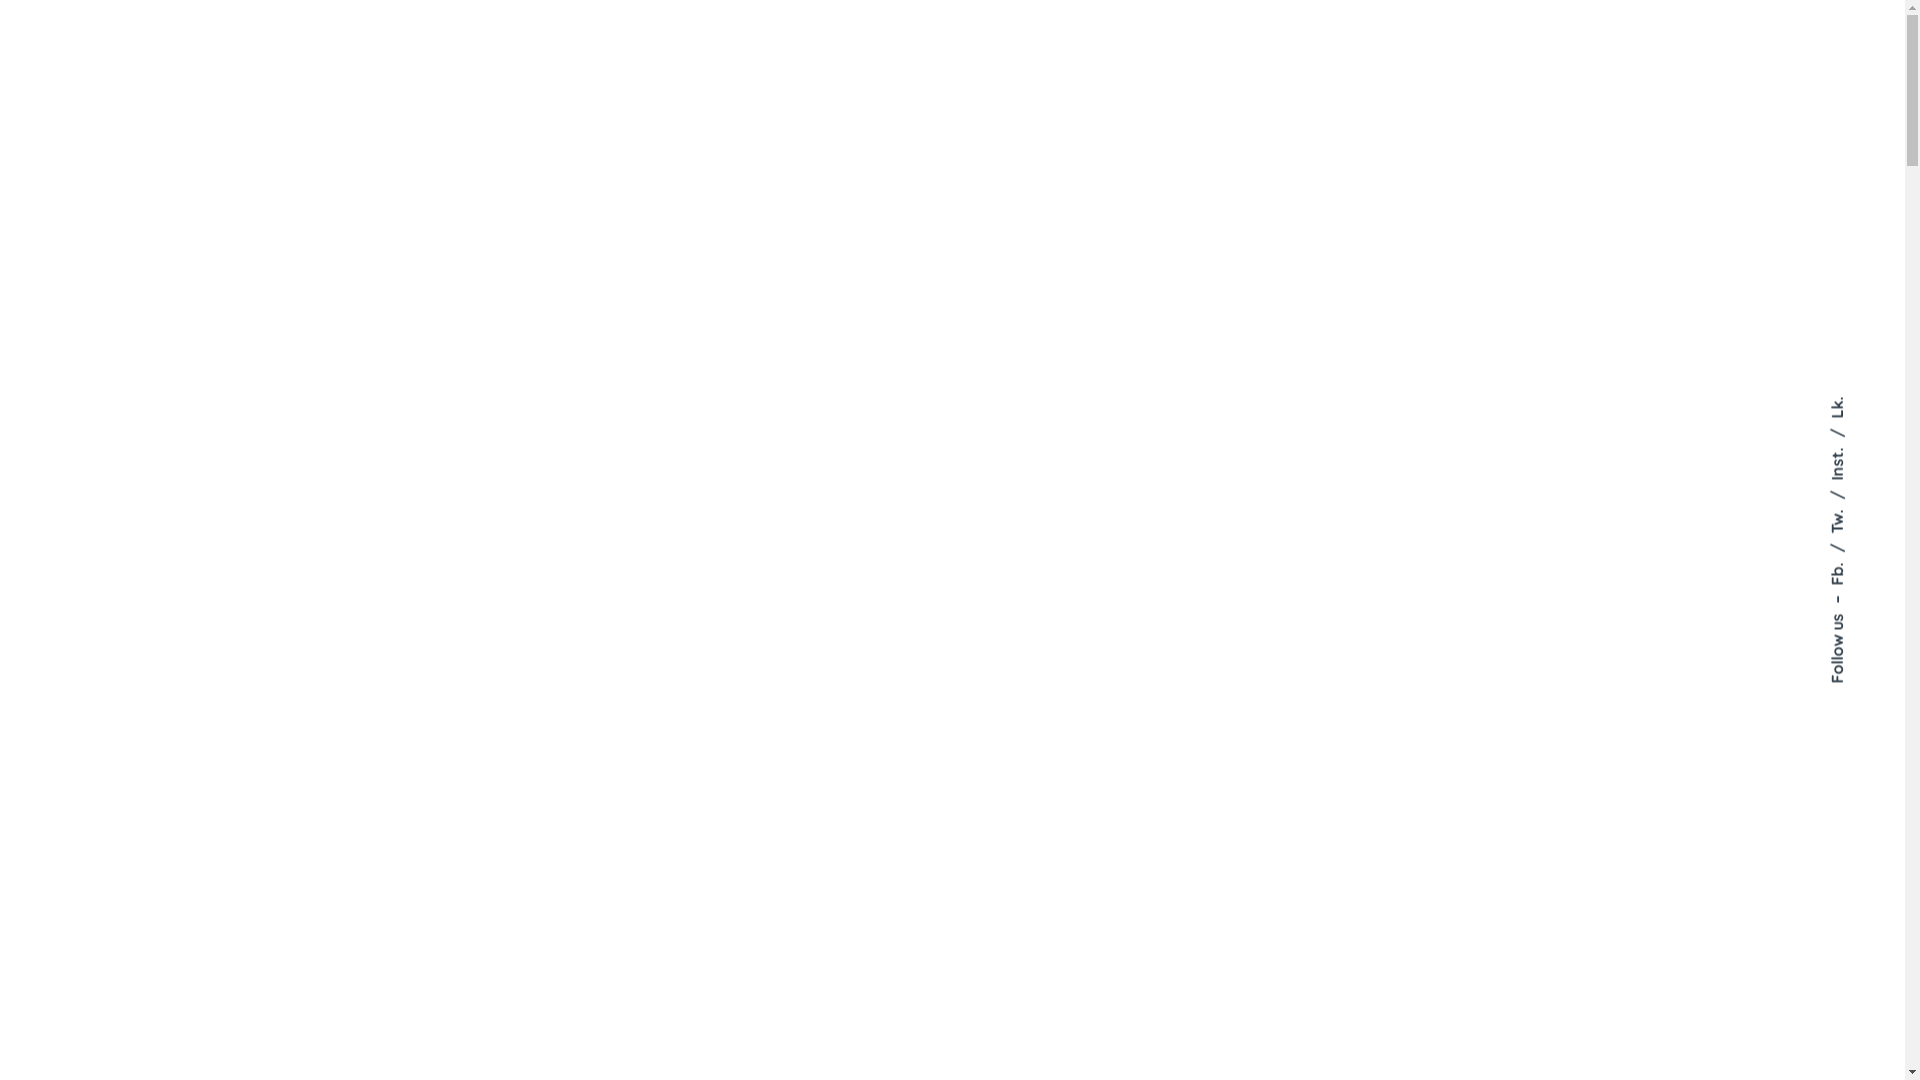  Describe the element at coordinates (1827, 437) in the screenshot. I see `'Inst.'` at that location.